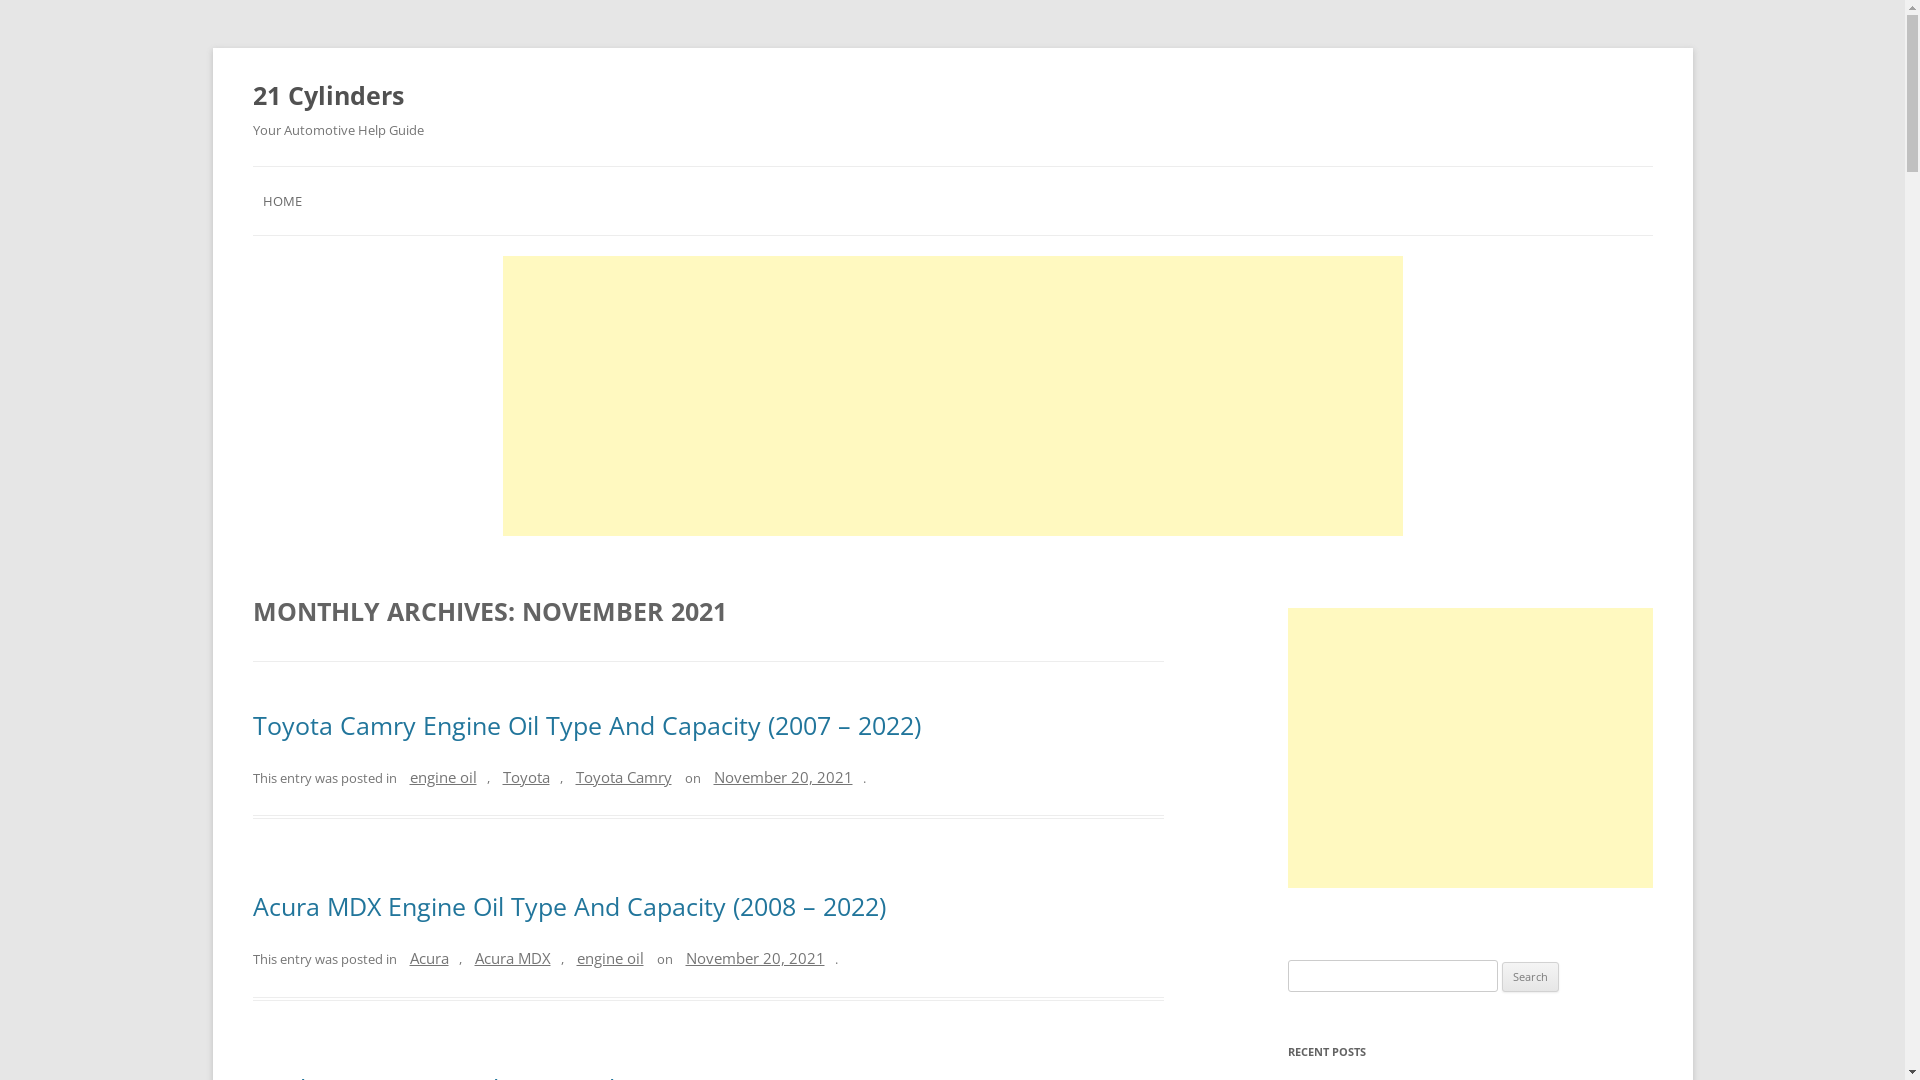  What do you see at coordinates (623, 775) in the screenshot?
I see `'Toyota Camry'` at bounding box center [623, 775].